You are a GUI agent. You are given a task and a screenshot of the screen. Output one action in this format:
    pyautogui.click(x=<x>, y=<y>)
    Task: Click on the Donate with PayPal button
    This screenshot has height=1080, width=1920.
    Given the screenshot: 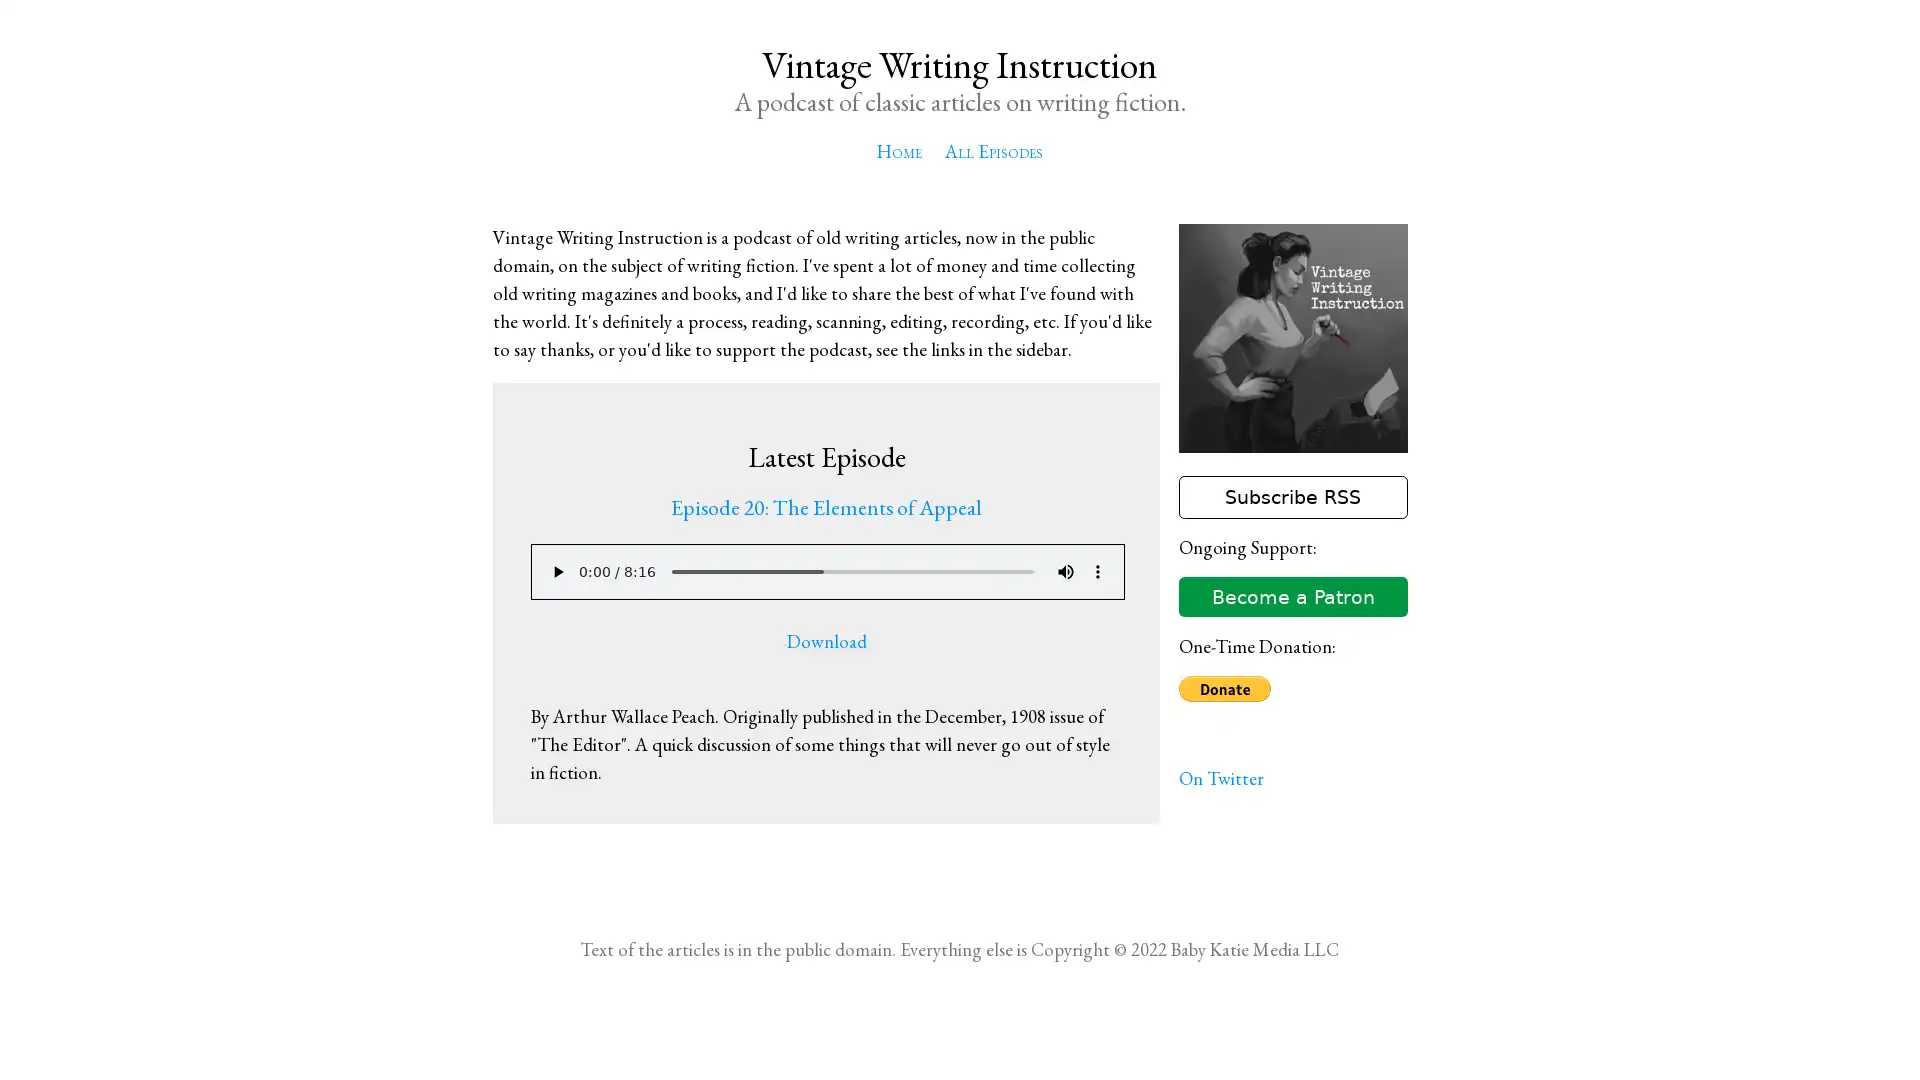 What is the action you would take?
    pyautogui.click(x=1223, y=688)
    